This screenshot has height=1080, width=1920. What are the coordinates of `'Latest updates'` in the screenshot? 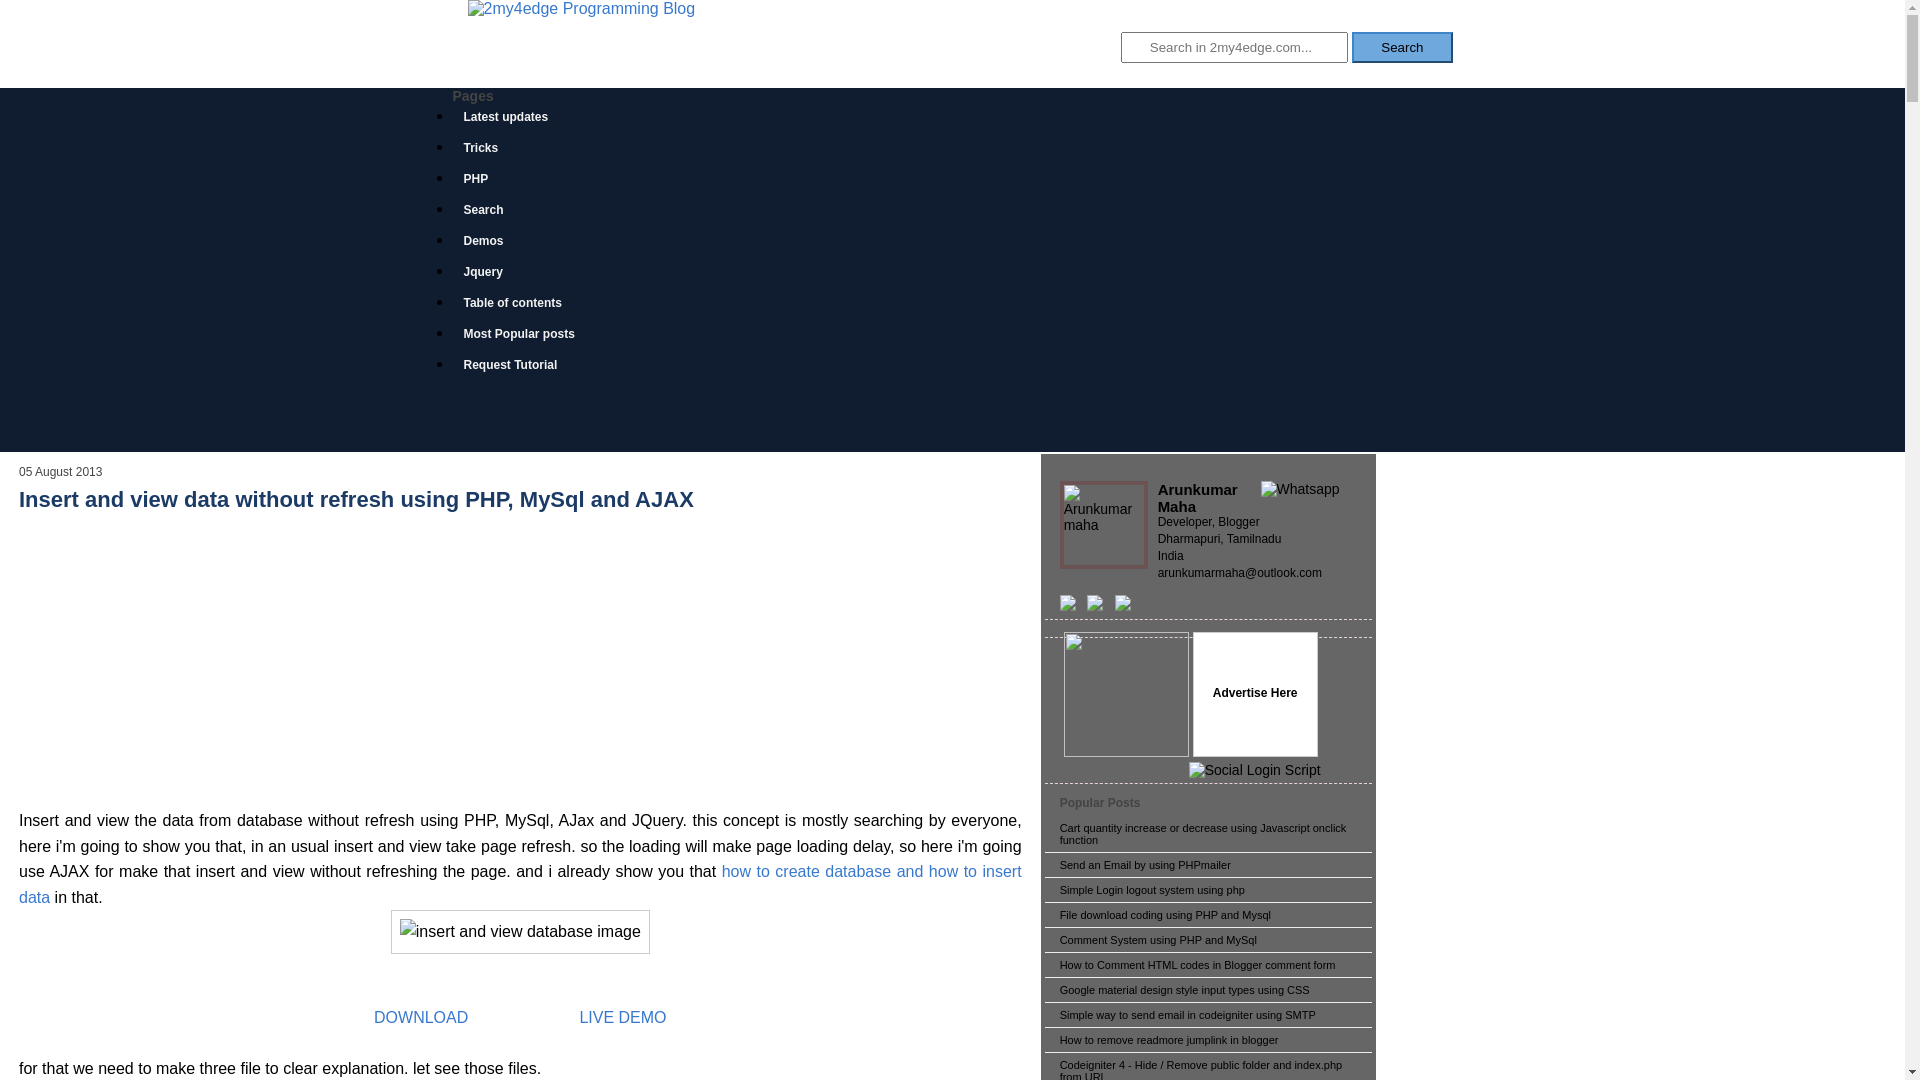 It's located at (514, 119).